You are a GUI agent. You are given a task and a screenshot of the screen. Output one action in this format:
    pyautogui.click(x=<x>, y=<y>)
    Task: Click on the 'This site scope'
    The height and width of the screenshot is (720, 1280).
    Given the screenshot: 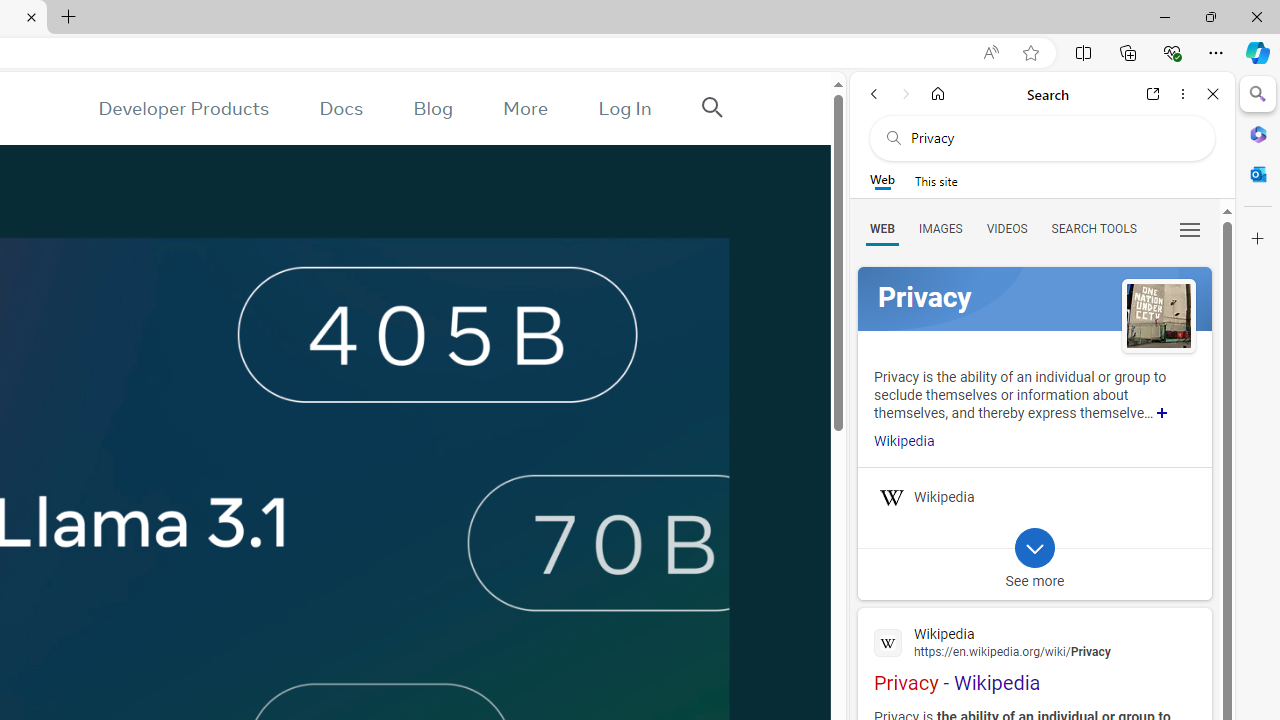 What is the action you would take?
    pyautogui.click(x=935, y=180)
    